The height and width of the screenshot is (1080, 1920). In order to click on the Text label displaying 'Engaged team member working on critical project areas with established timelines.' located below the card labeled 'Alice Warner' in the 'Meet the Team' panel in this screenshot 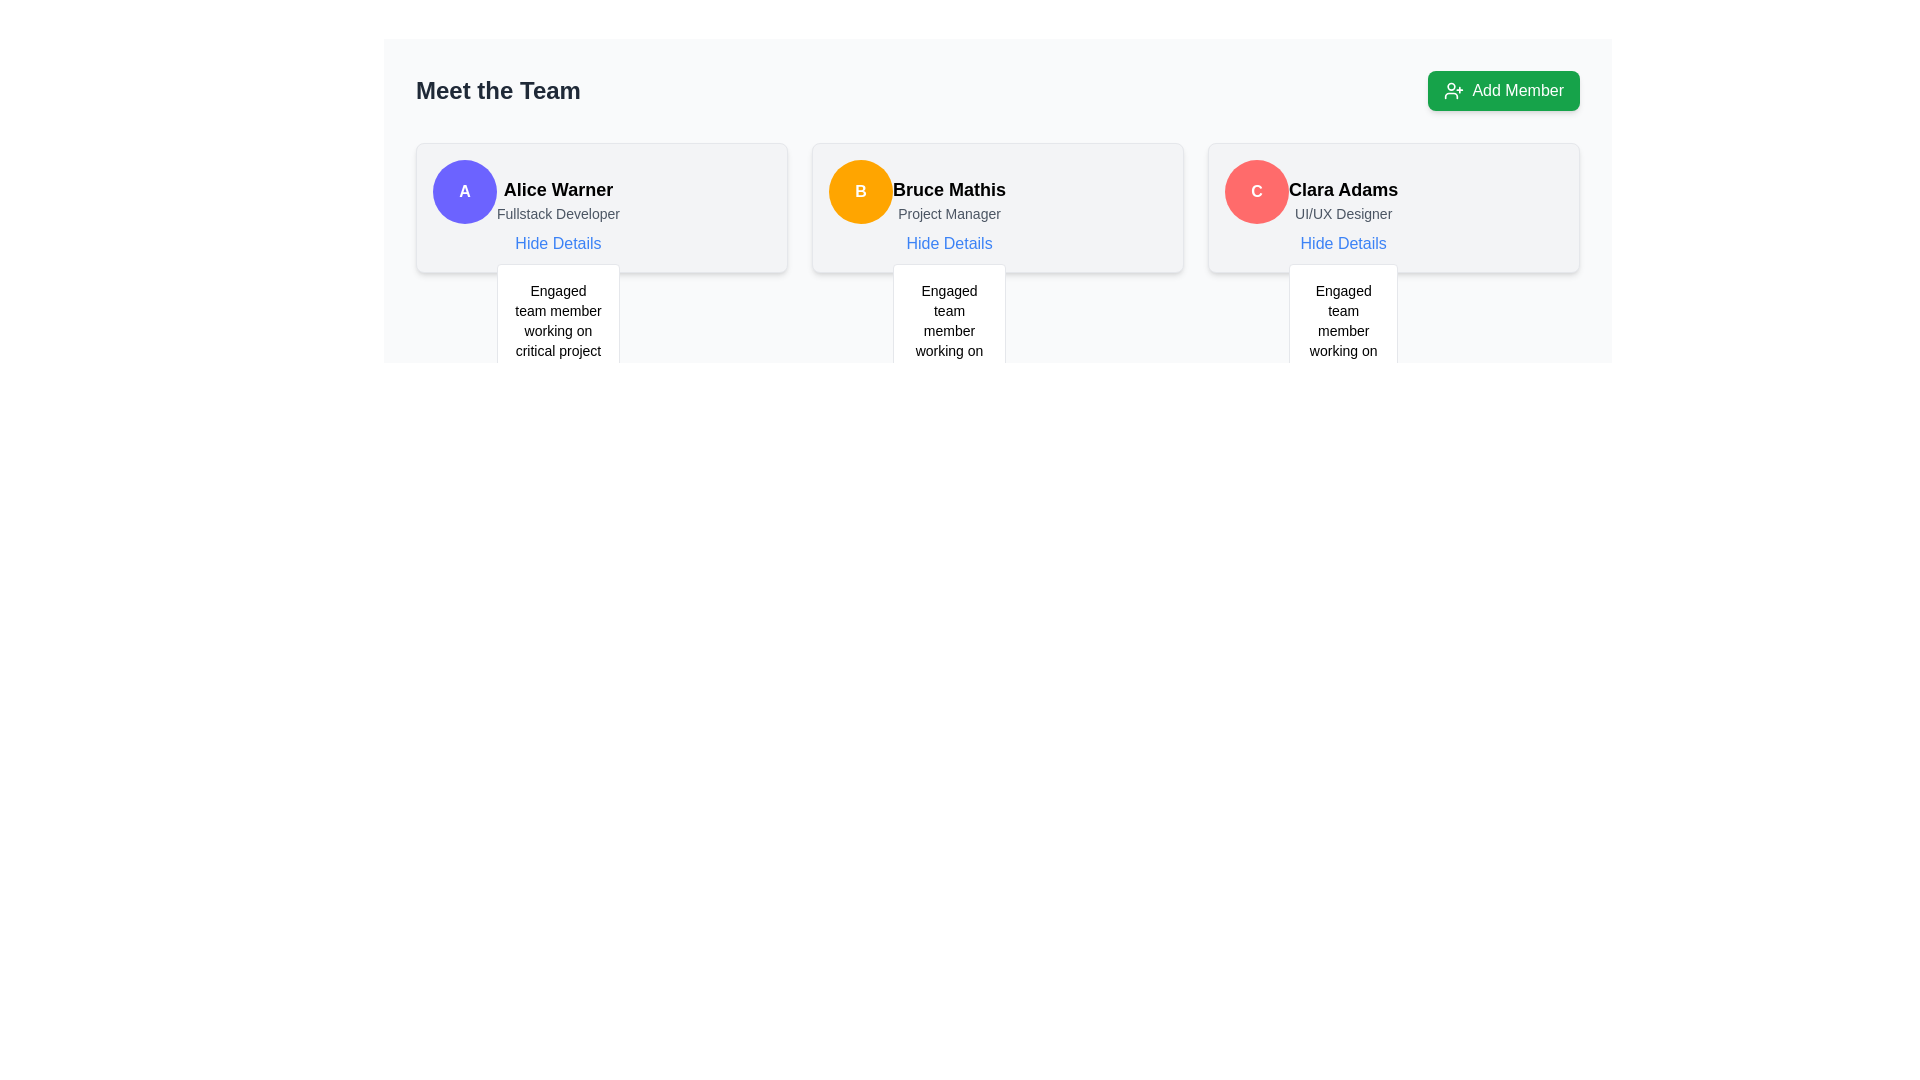, I will do `click(558, 350)`.